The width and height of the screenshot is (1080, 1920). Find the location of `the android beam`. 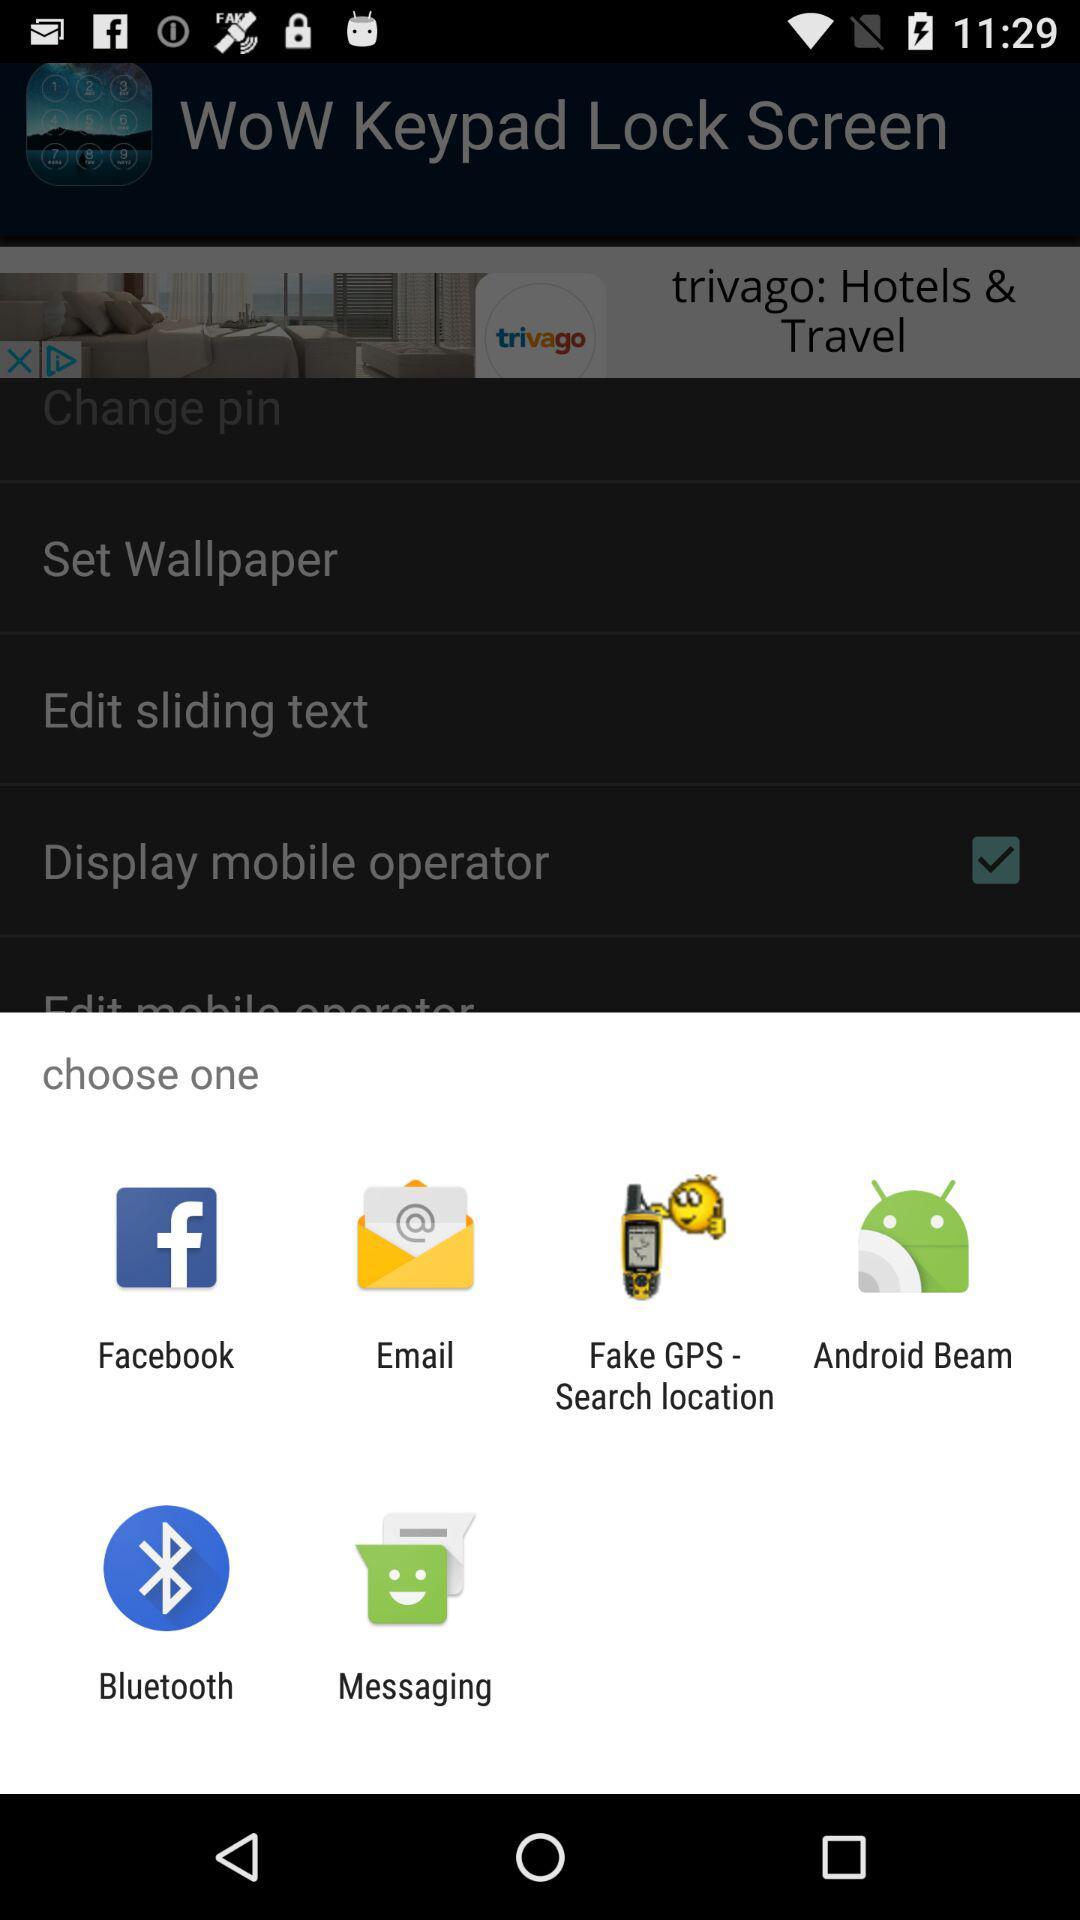

the android beam is located at coordinates (913, 1374).